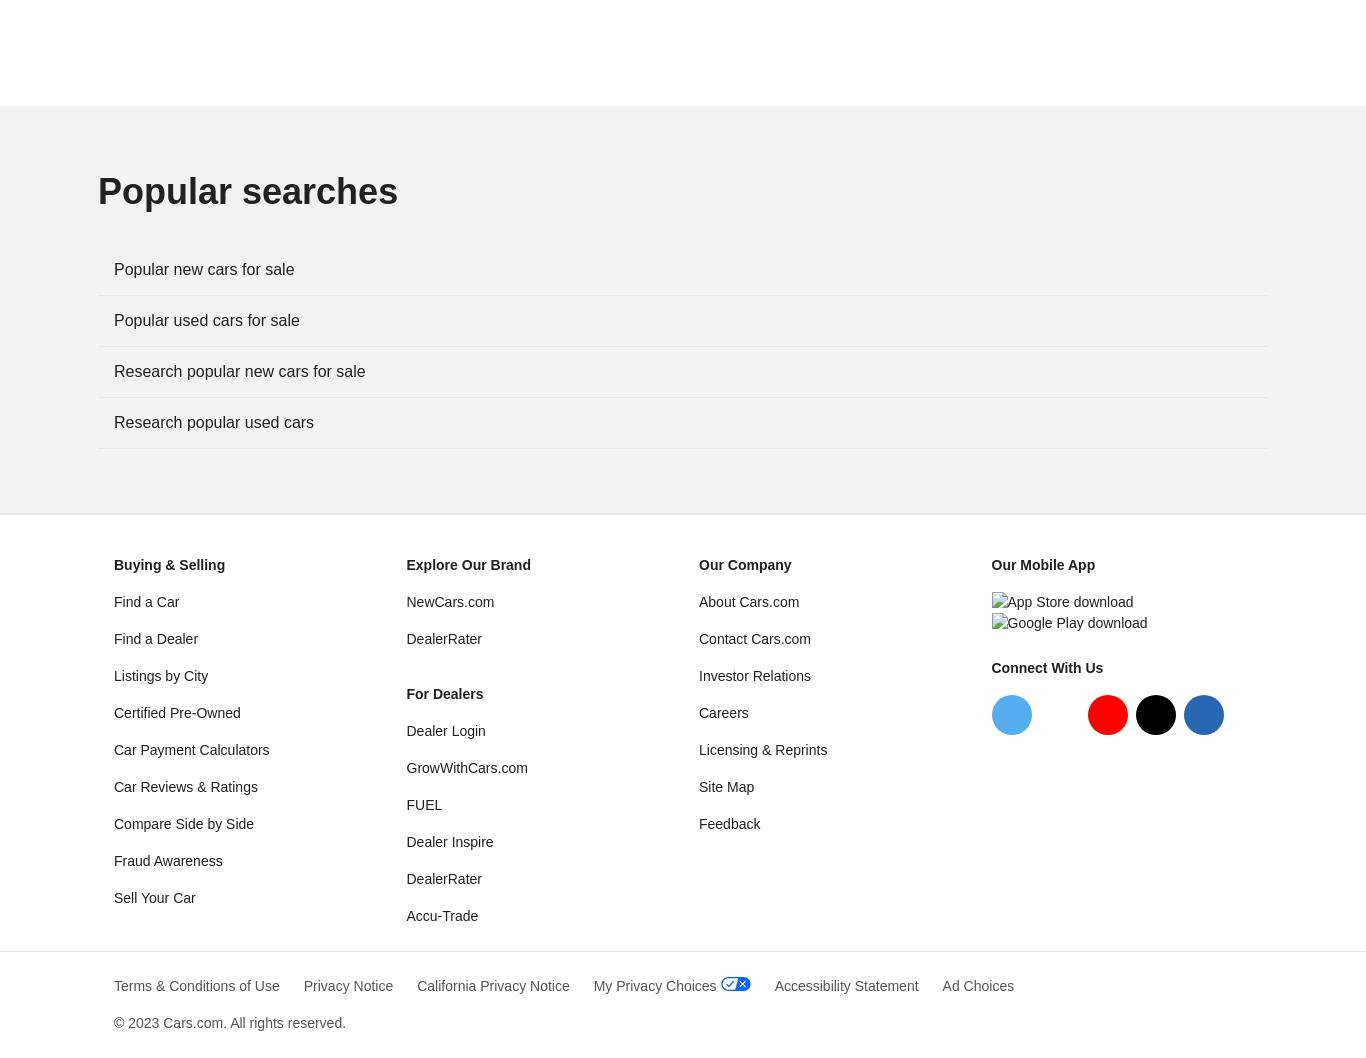 Image resolution: width=1366 pixels, height=1058 pixels. Describe the element at coordinates (978, 983) in the screenshot. I see `'Ad Choices'` at that location.